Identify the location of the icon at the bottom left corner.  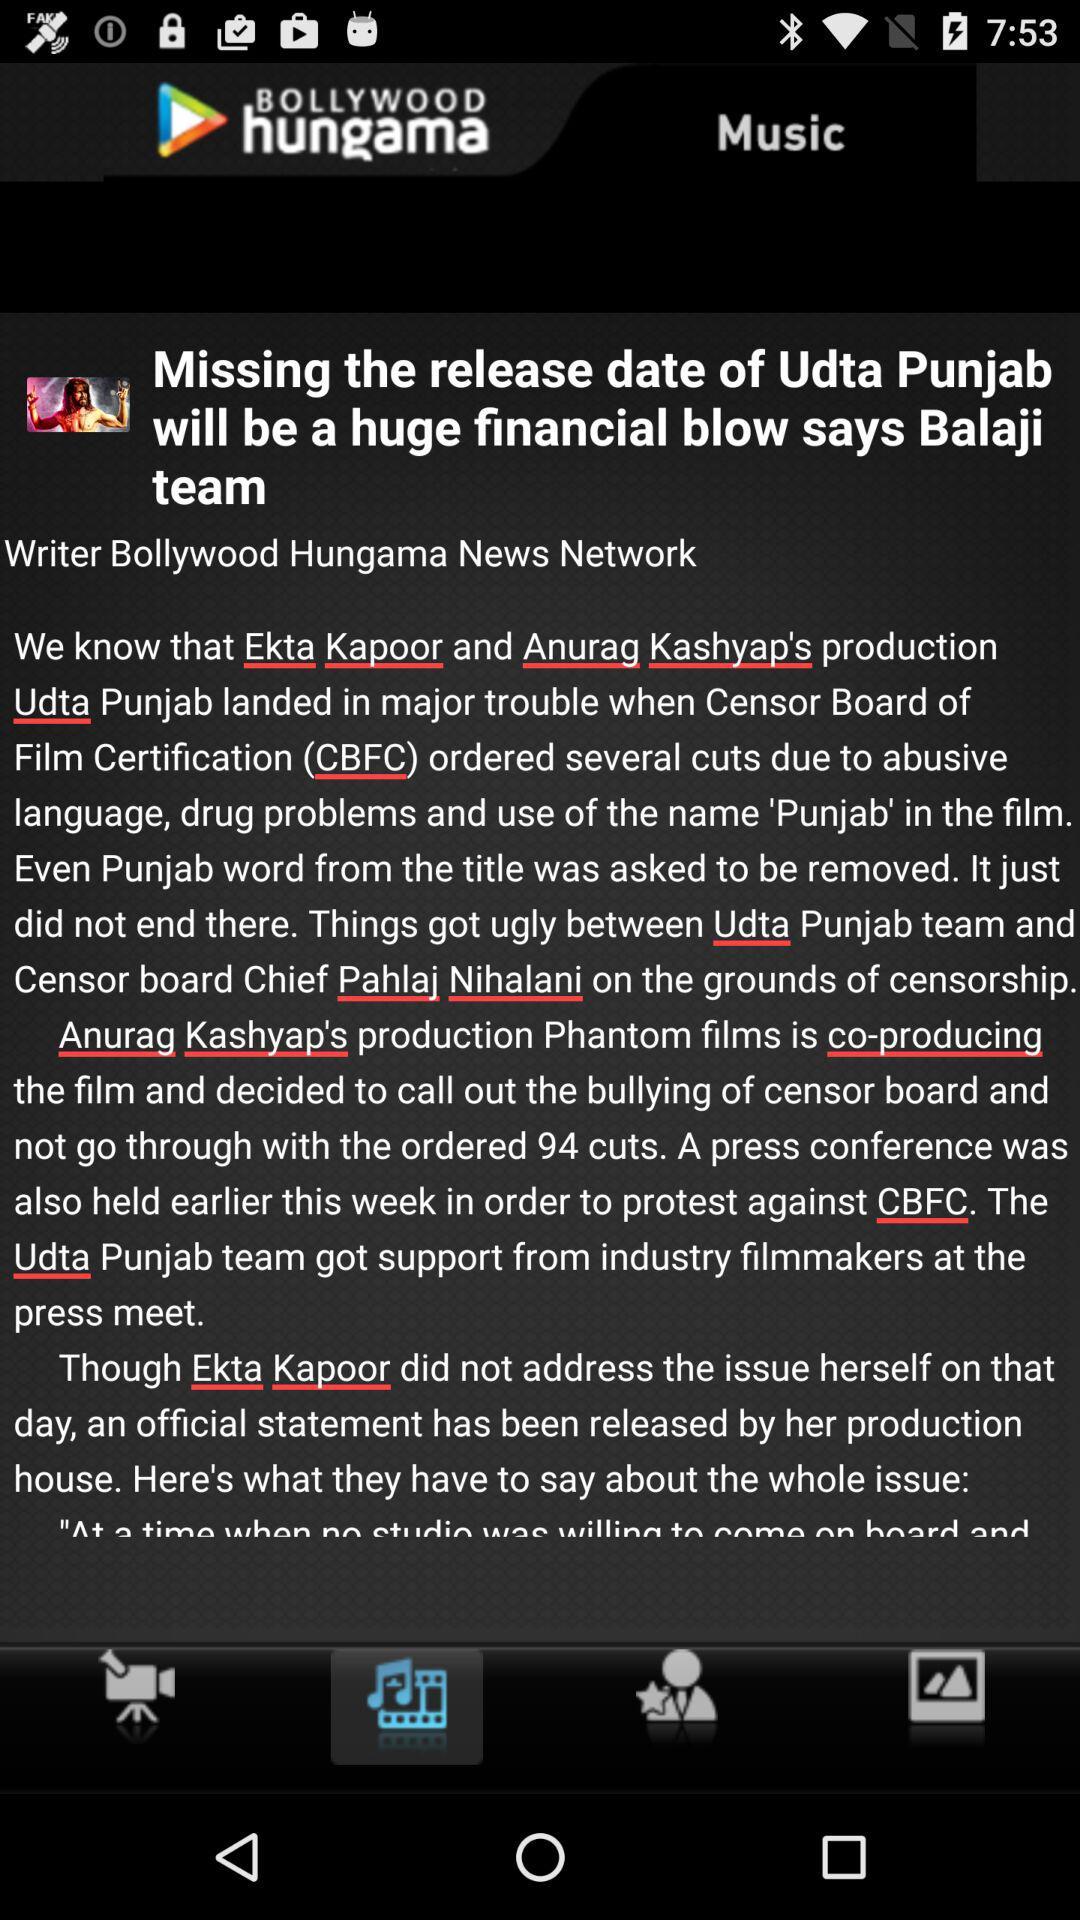
(135, 1695).